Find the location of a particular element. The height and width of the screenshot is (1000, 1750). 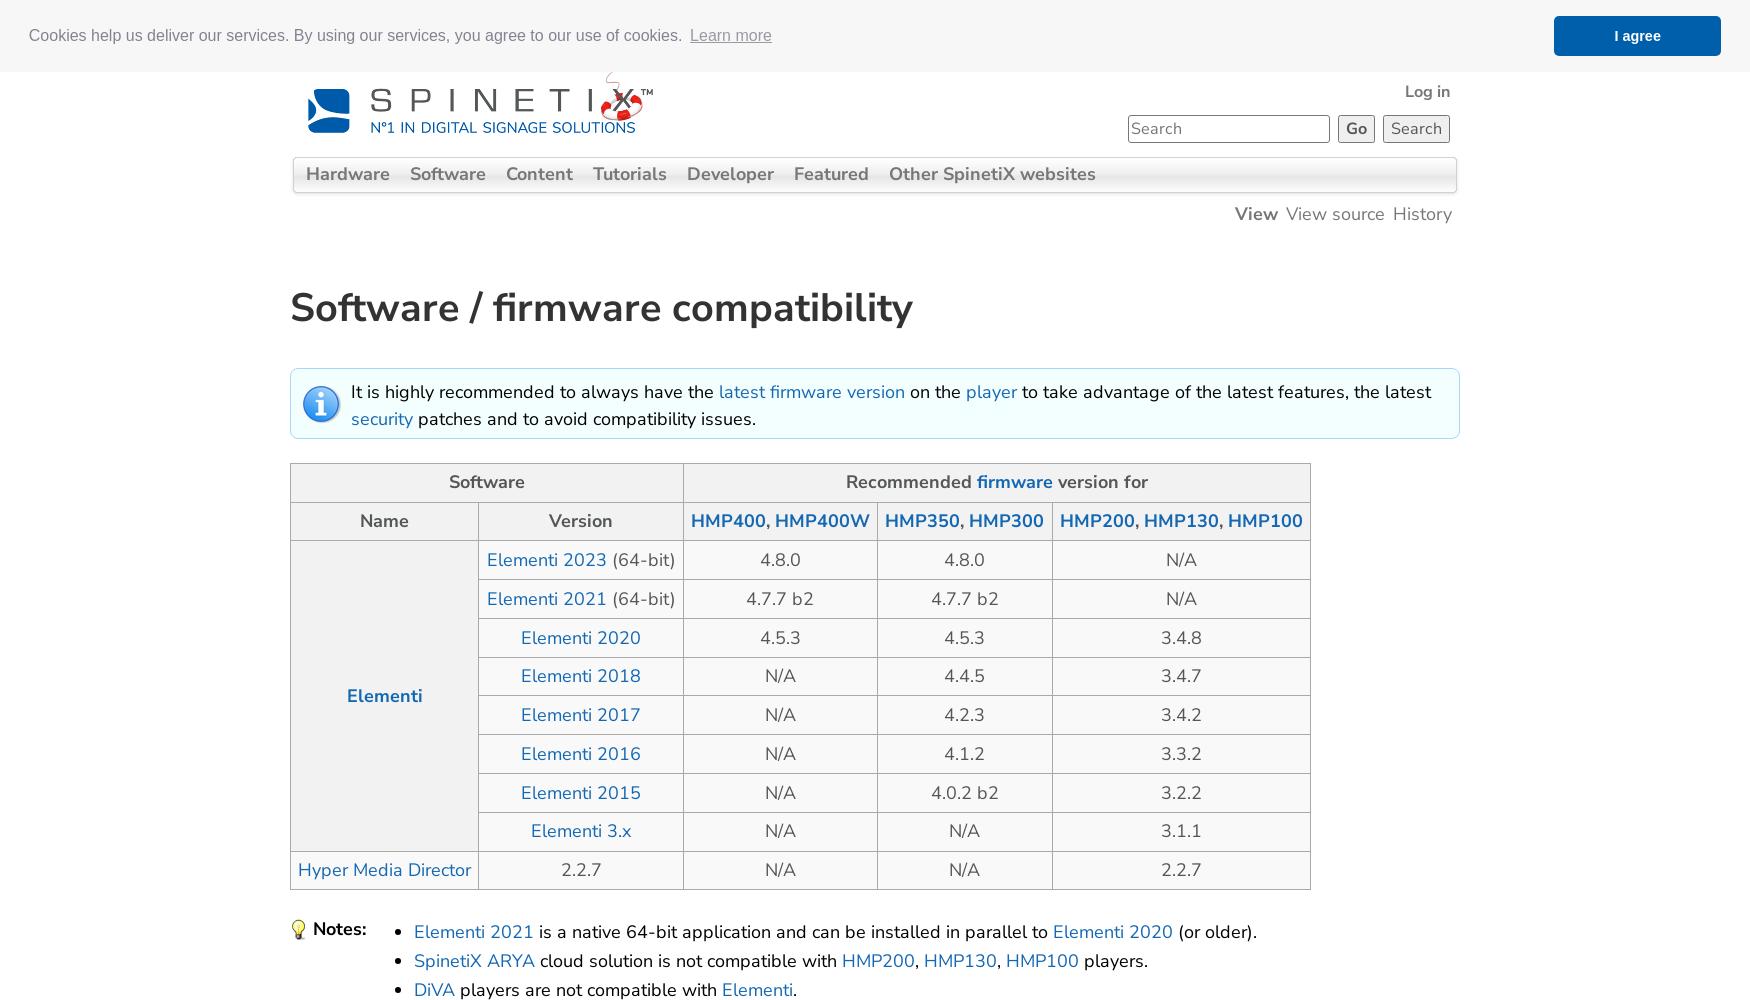

'Elementi 2023' is located at coordinates (485, 559).